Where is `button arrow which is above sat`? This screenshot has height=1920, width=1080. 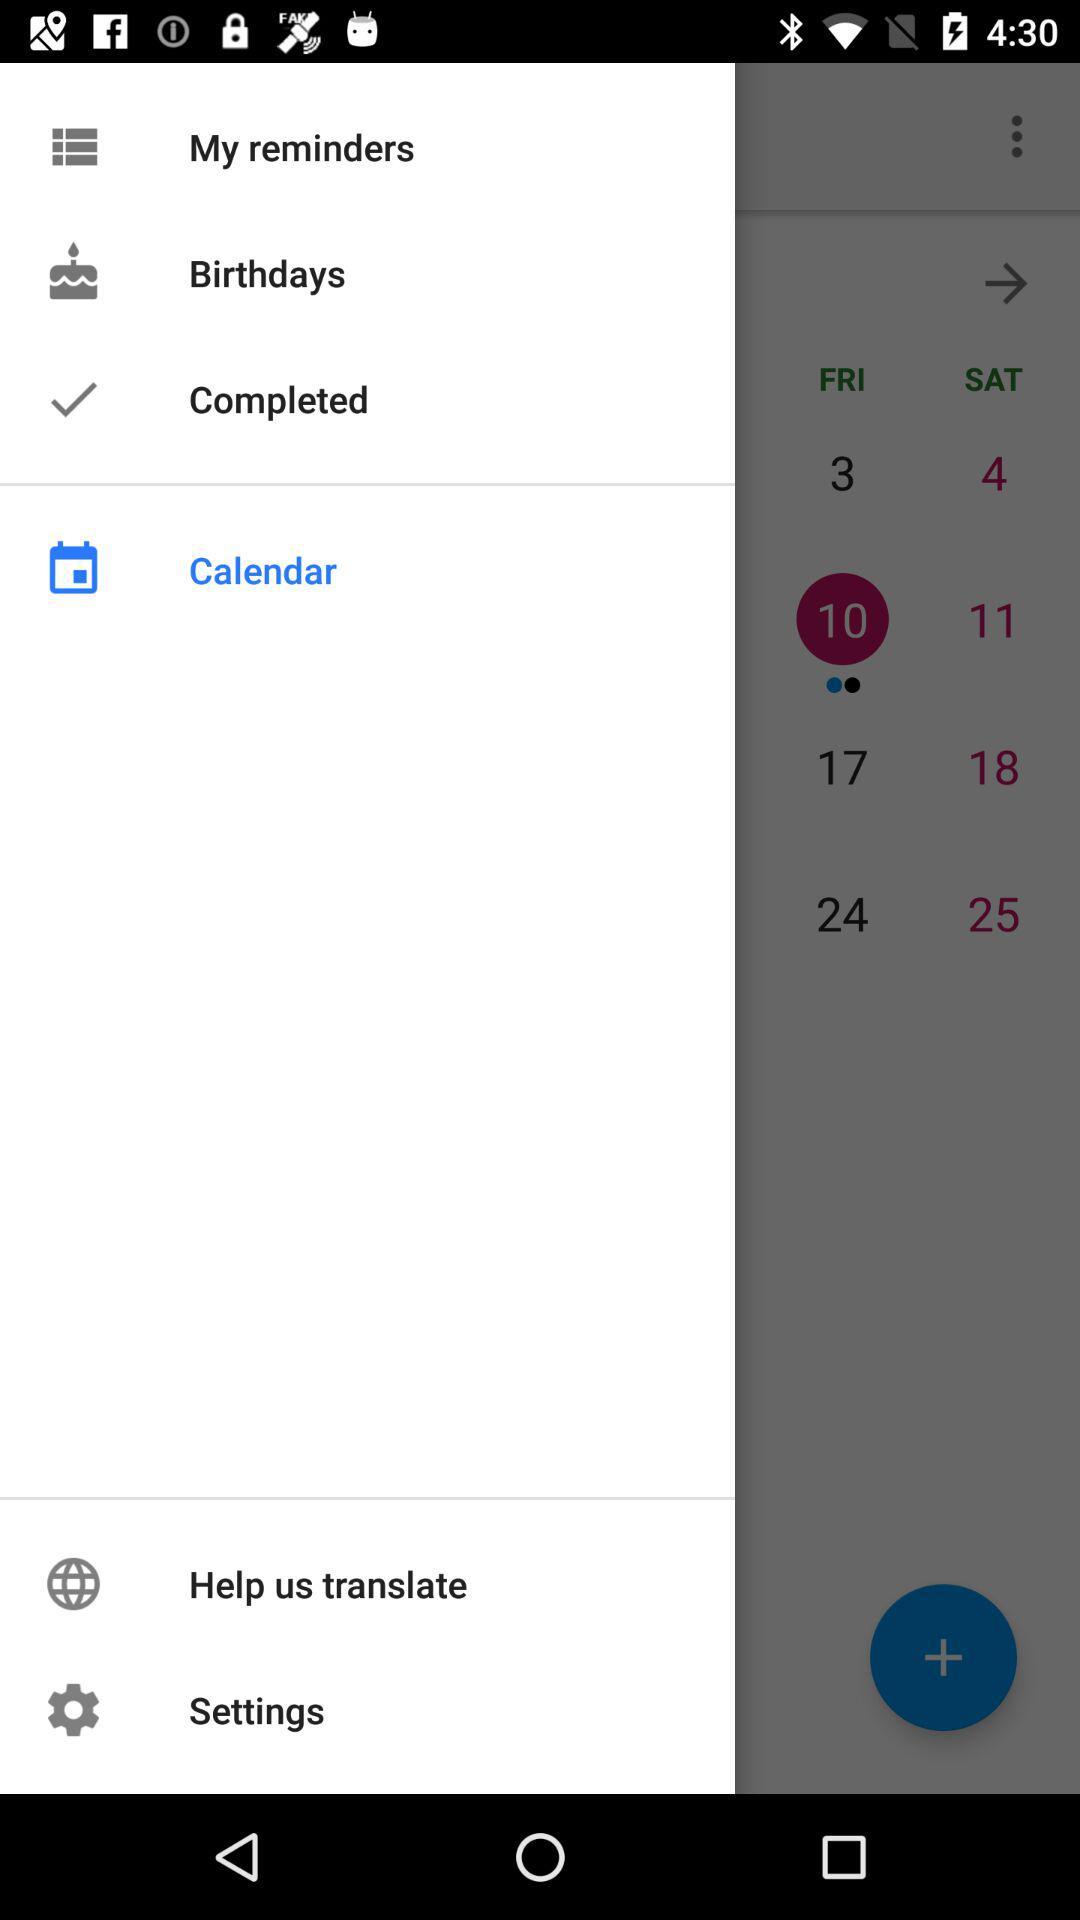
button arrow which is above sat is located at coordinates (1006, 282).